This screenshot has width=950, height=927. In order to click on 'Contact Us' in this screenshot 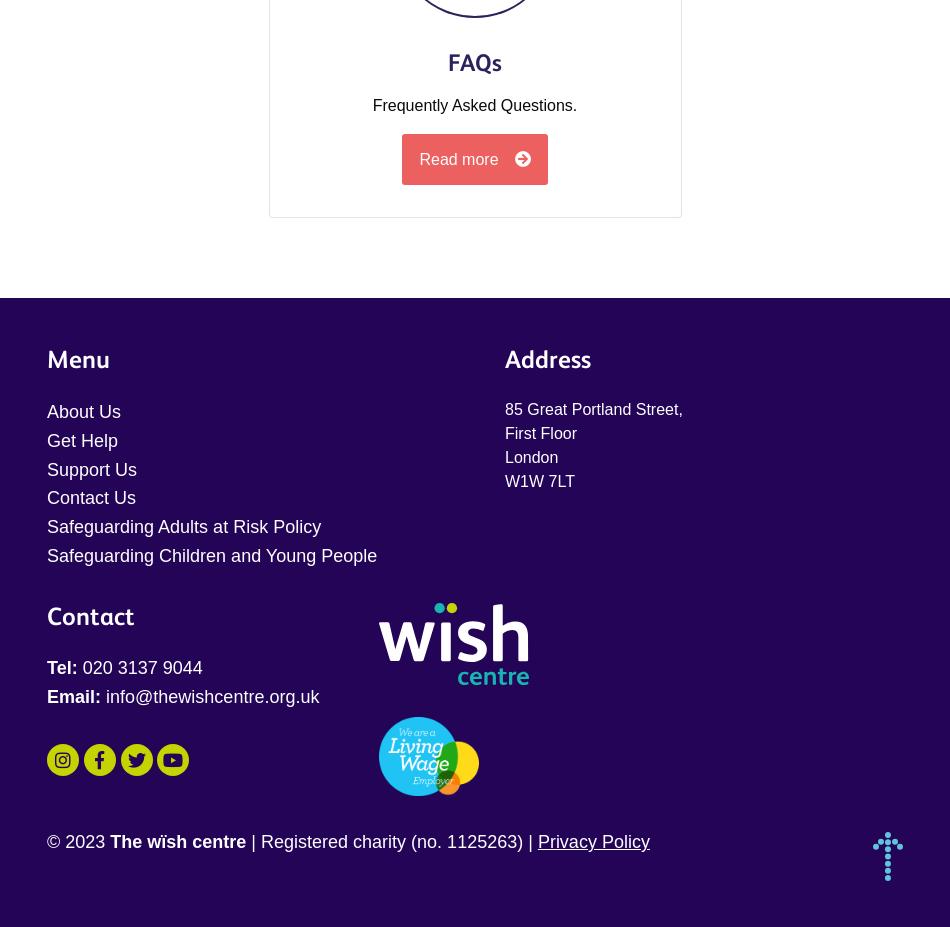, I will do `click(47, 497)`.